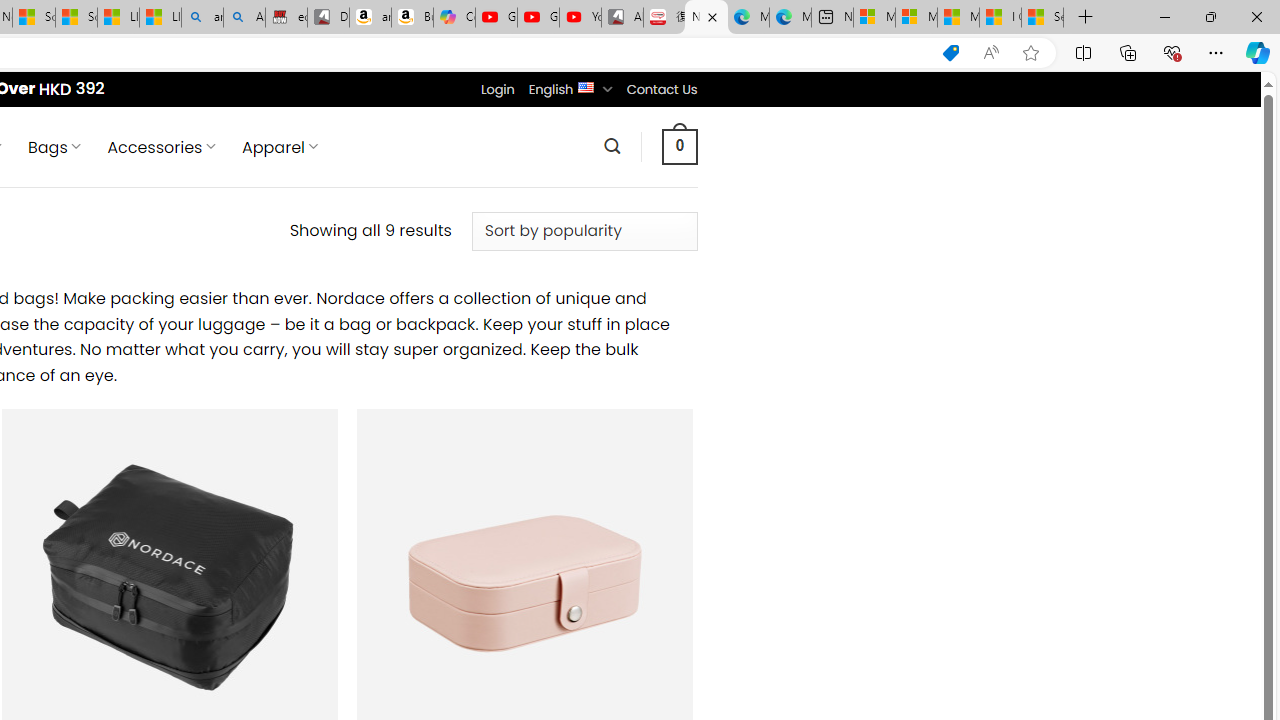 Image resolution: width=1280 pixels, height=720 pixels. Describe the element at coordinates (712, 17) in the screenshot. I see `'Close tab'` at that location.